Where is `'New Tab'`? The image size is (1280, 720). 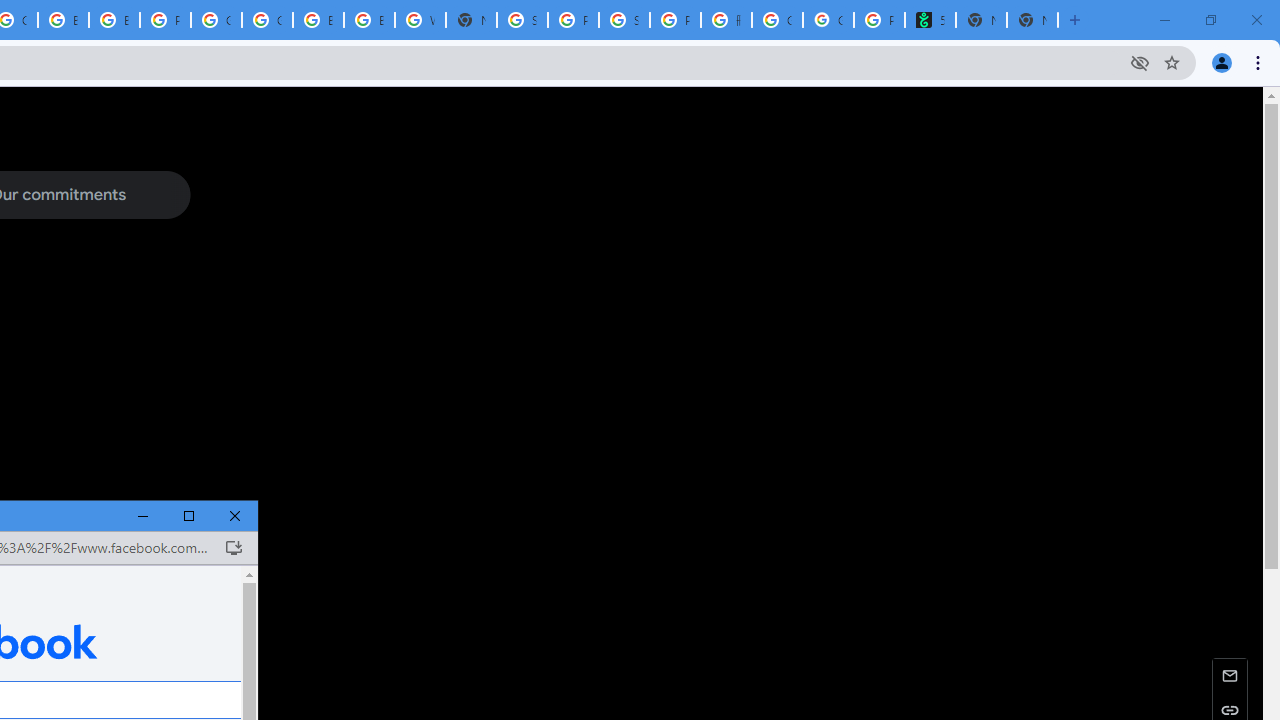
'New Tab' is located at coordinates (1032, 20).